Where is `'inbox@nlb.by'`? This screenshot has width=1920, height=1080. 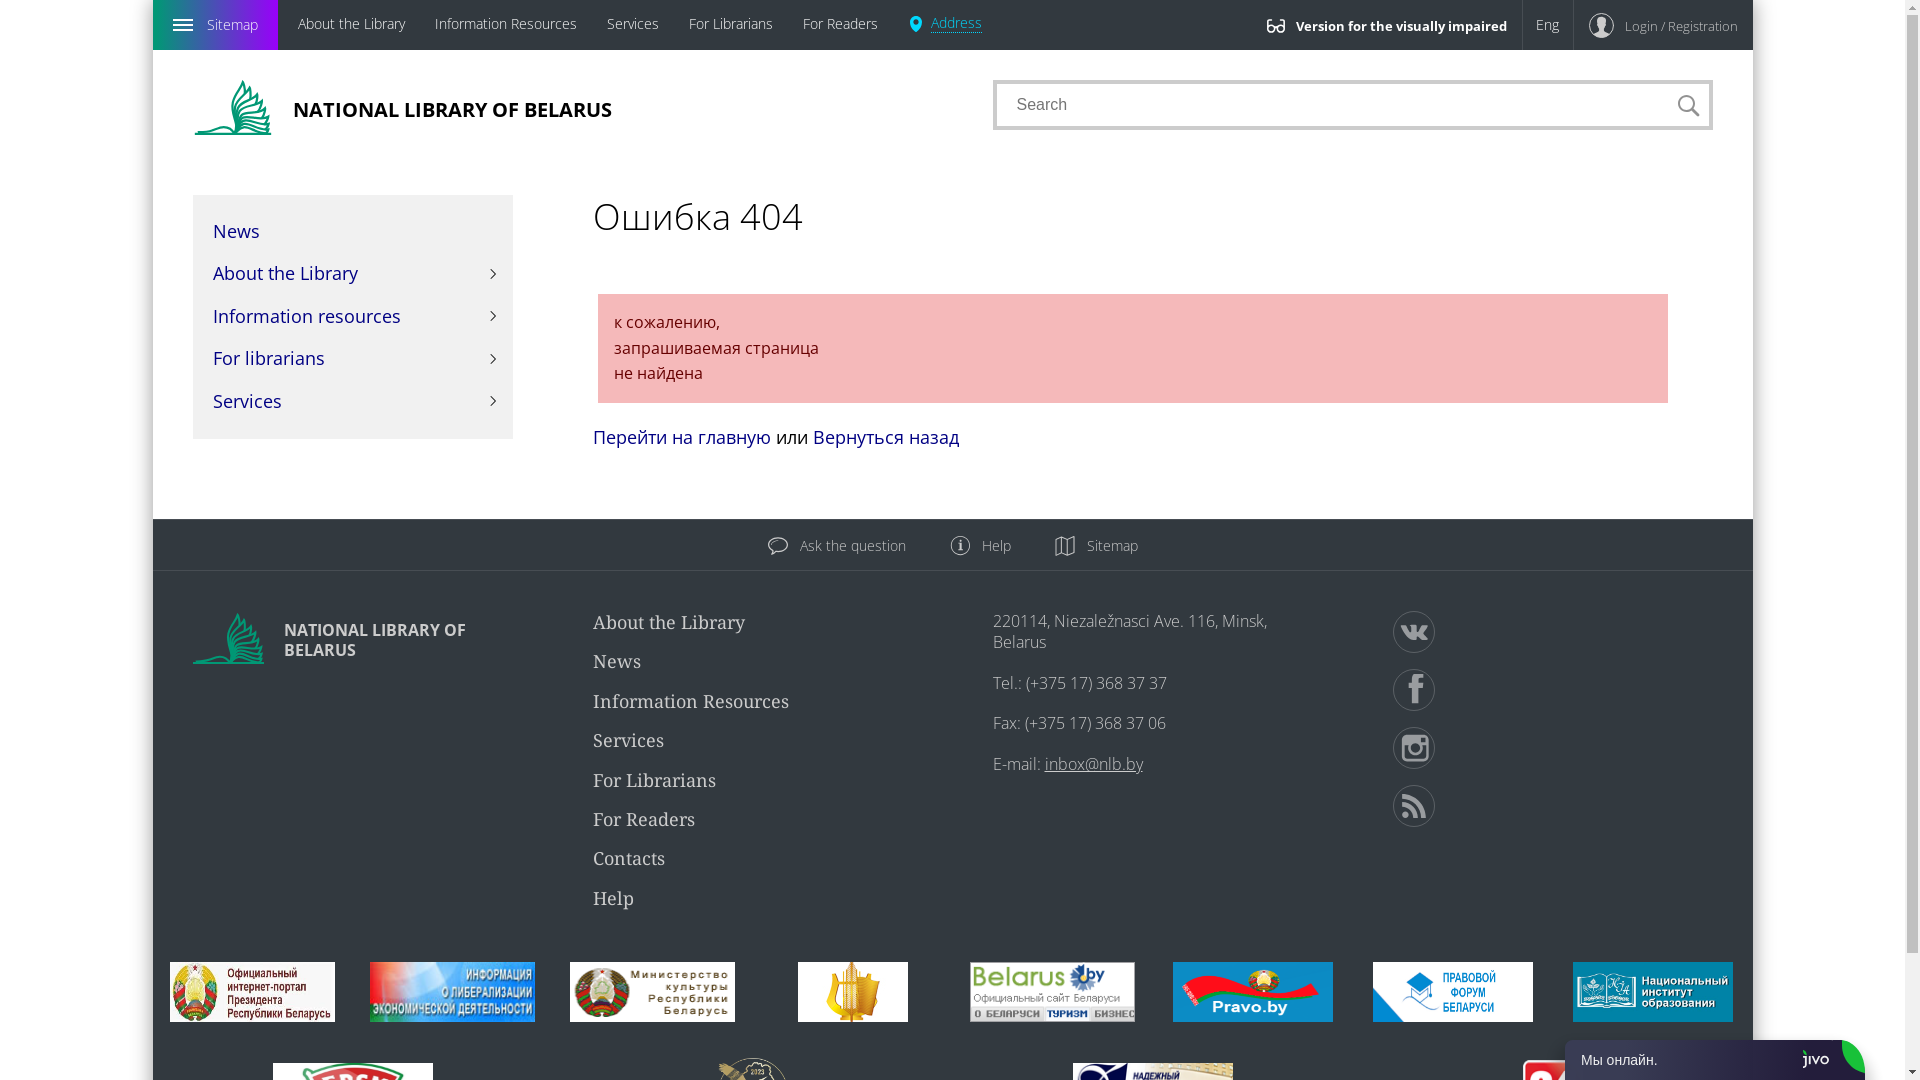 'inbox@nlb.by' is located at coordinates (1092, 763).